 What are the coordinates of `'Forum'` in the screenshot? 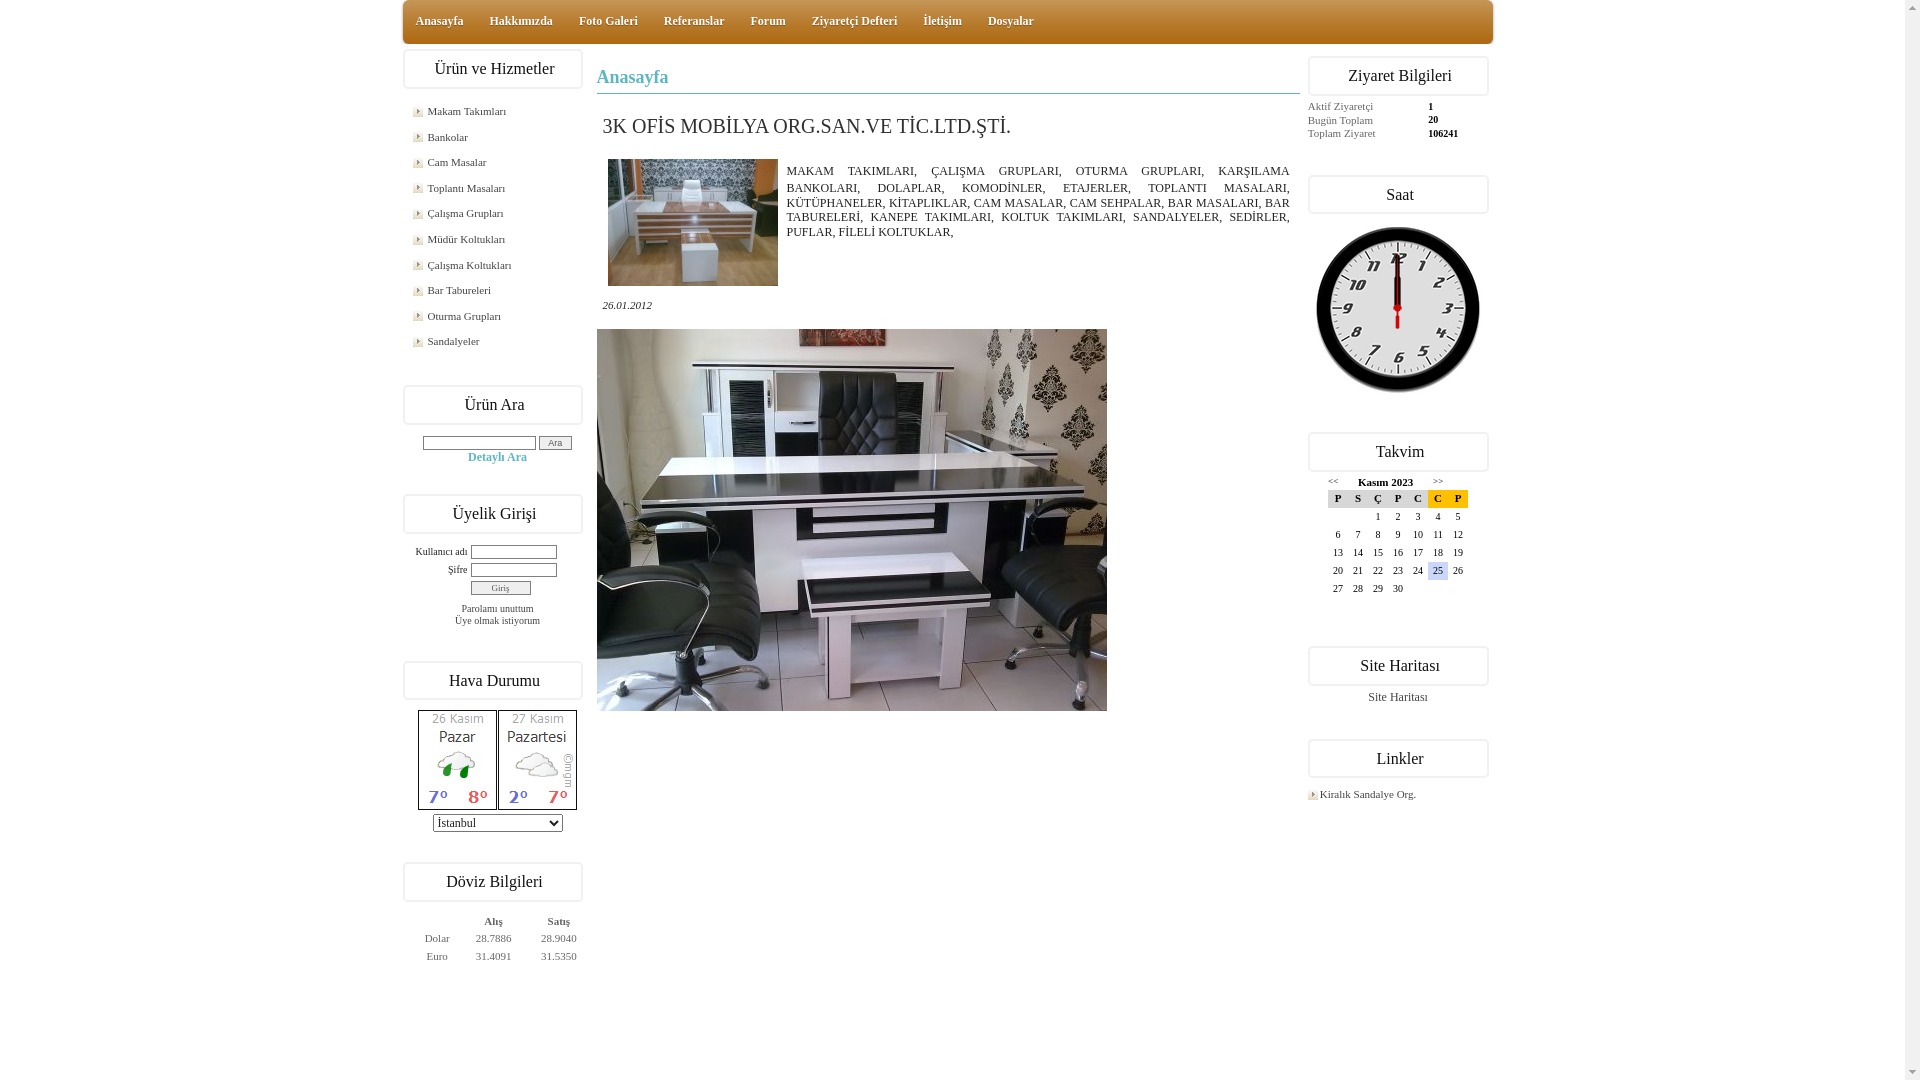 It's located at (767, 20).